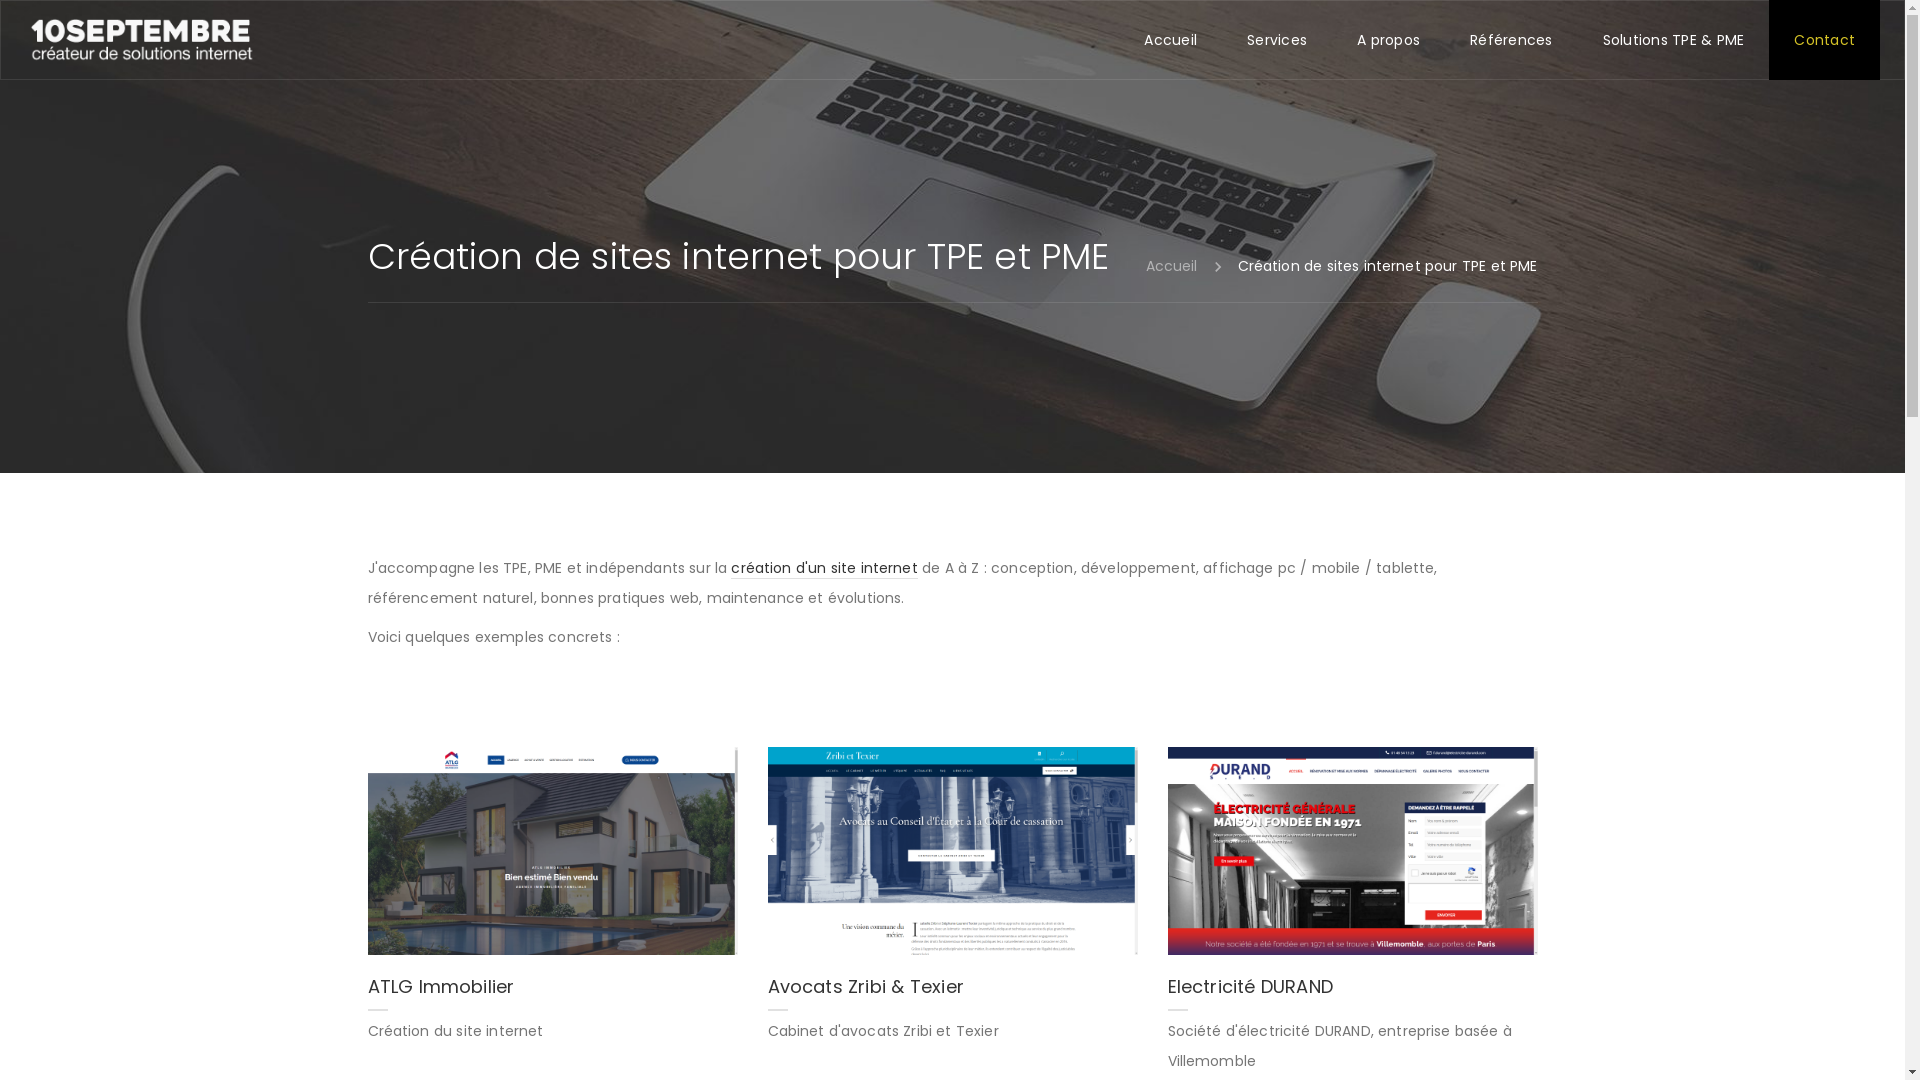  I want to click on 'Solutions TPE & PME', so click(1577, 39).